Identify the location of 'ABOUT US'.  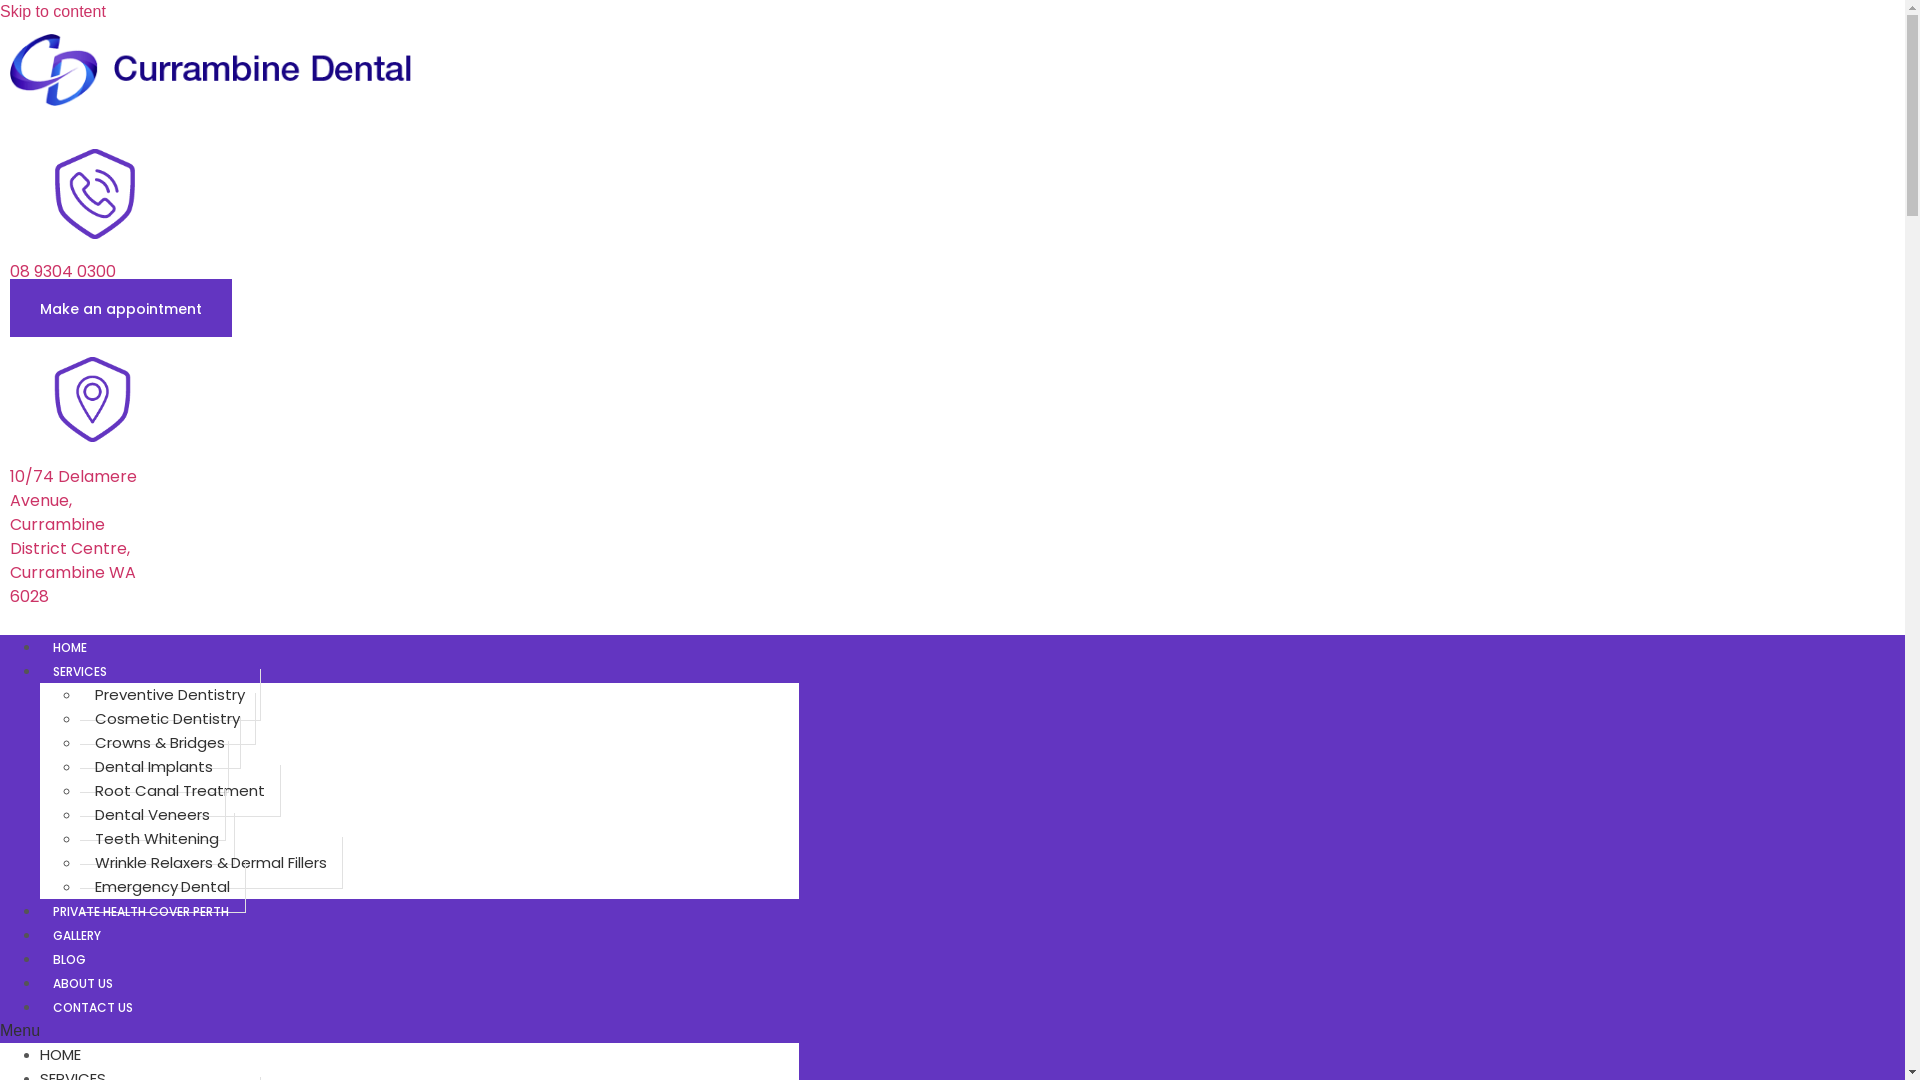
(82, 980).